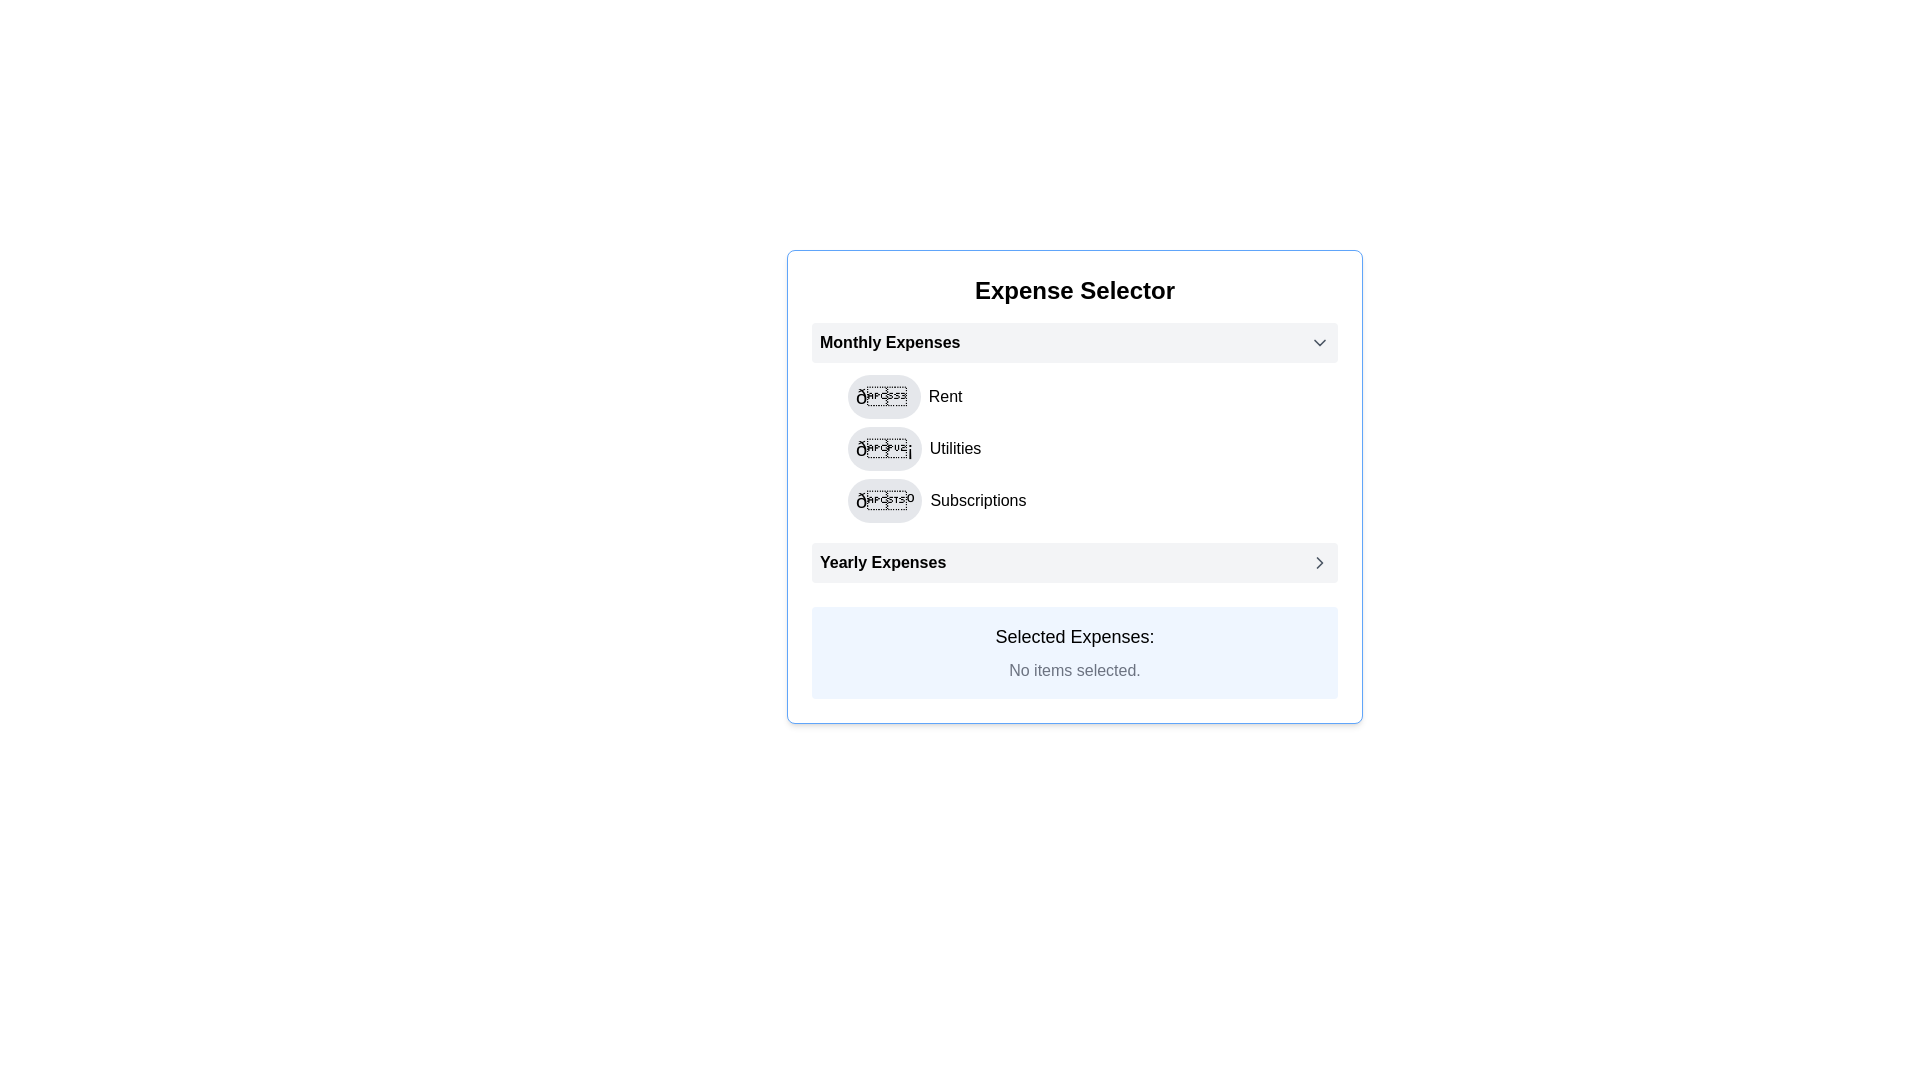 The image size is (1920, 1080). I want to click on the text label that designates an expense category, located to the right of the house icon in the 'Monthly Expenses' section, so click(944, 397).